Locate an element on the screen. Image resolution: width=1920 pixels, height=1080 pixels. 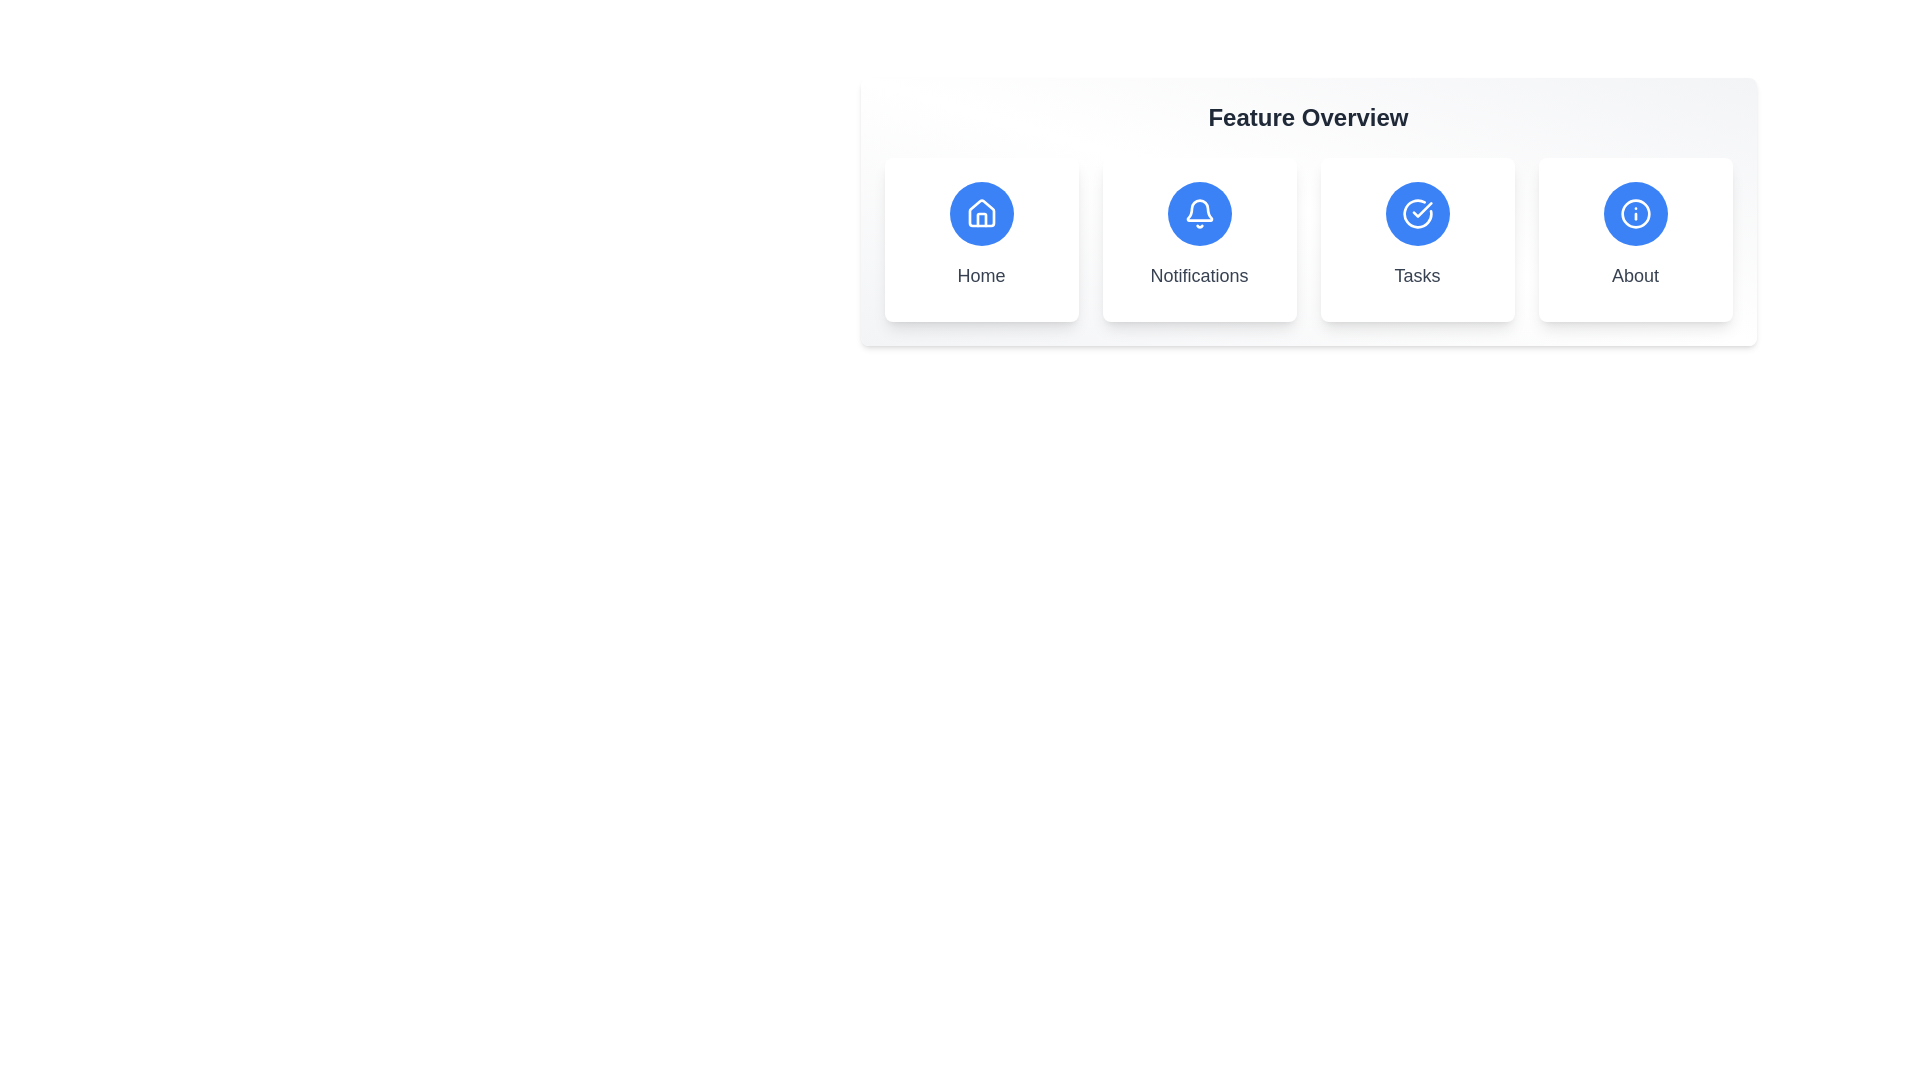
the notification bell icon with a blue circular background and white bell outline, which is the second icon from the left in the 'Feature Overview' section is located at coordinates (1199, 213).